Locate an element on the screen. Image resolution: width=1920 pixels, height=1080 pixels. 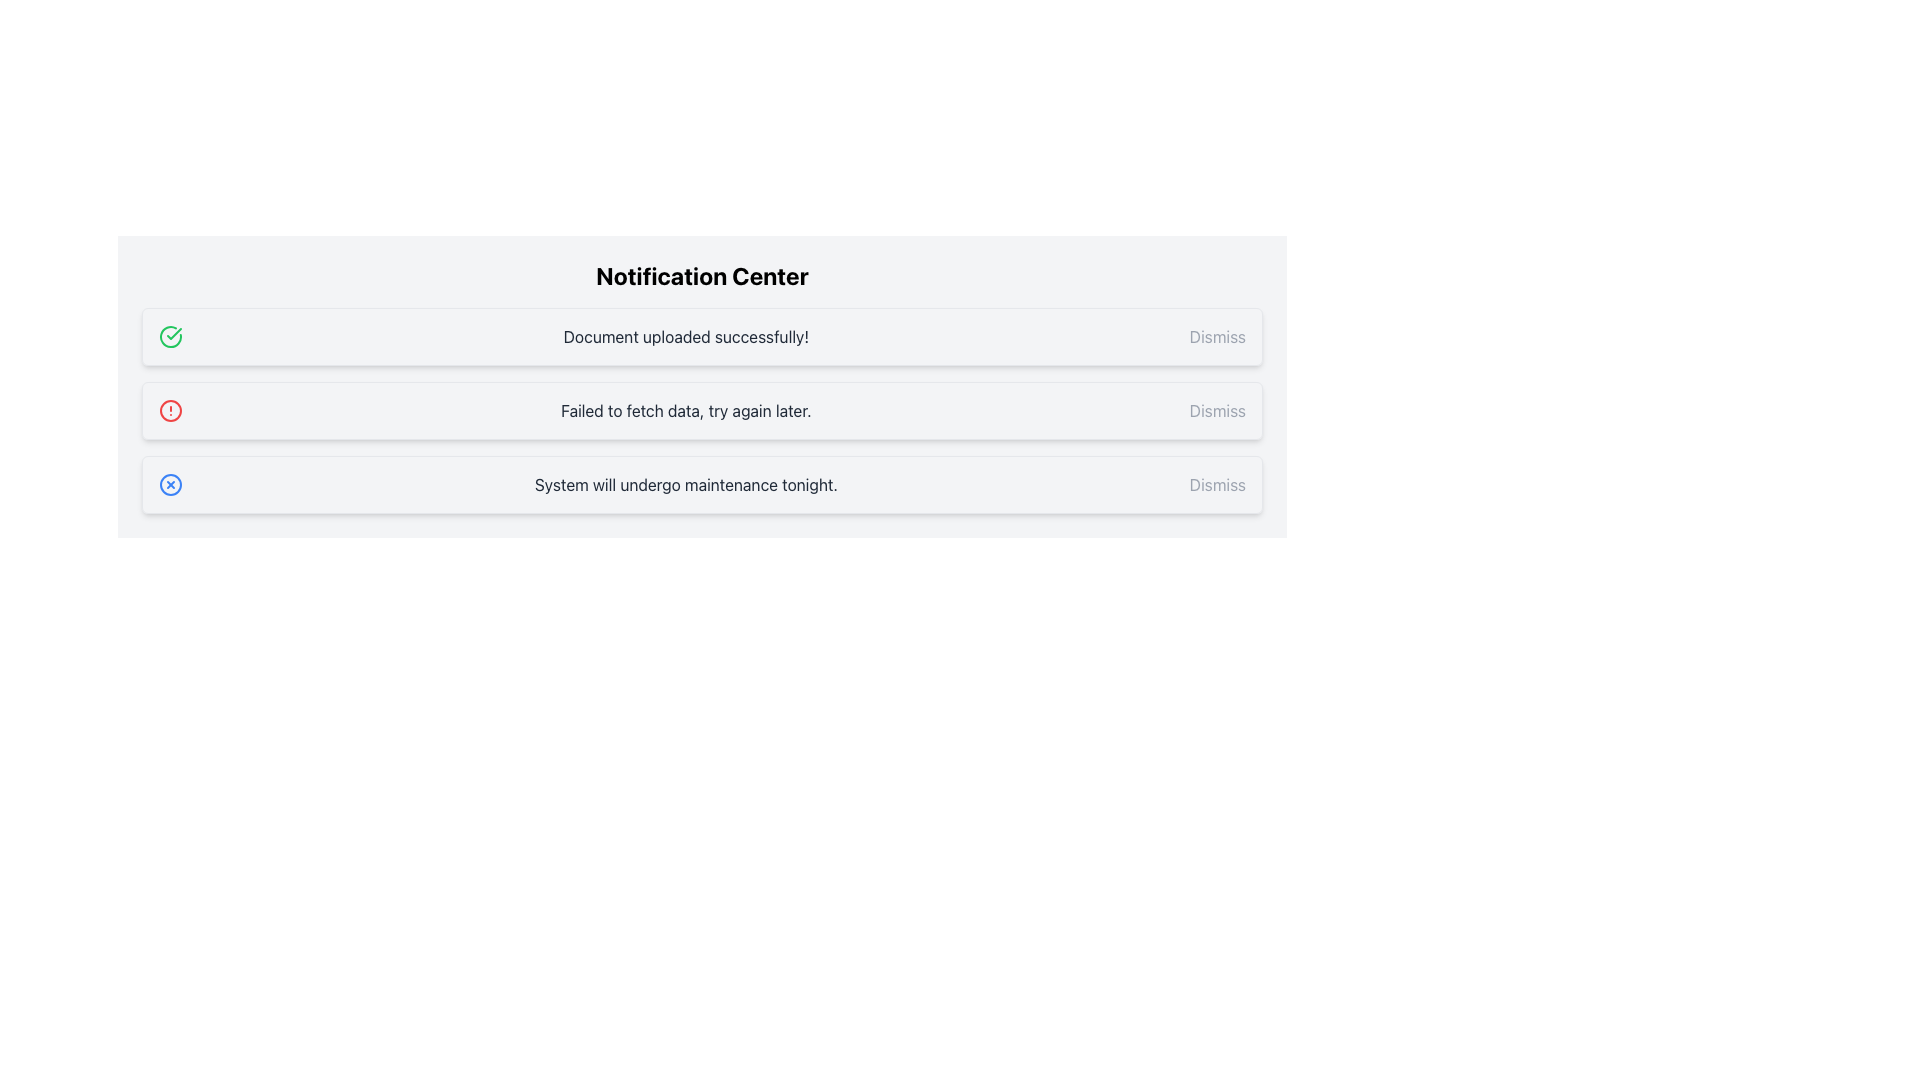
the circular checkmark icon with a green outline, which is the leftmost icon of the first notification entry preceding the text 'Document uploaded successfully!' and the 'Dismiss' button is located at coordinates (171, 335).